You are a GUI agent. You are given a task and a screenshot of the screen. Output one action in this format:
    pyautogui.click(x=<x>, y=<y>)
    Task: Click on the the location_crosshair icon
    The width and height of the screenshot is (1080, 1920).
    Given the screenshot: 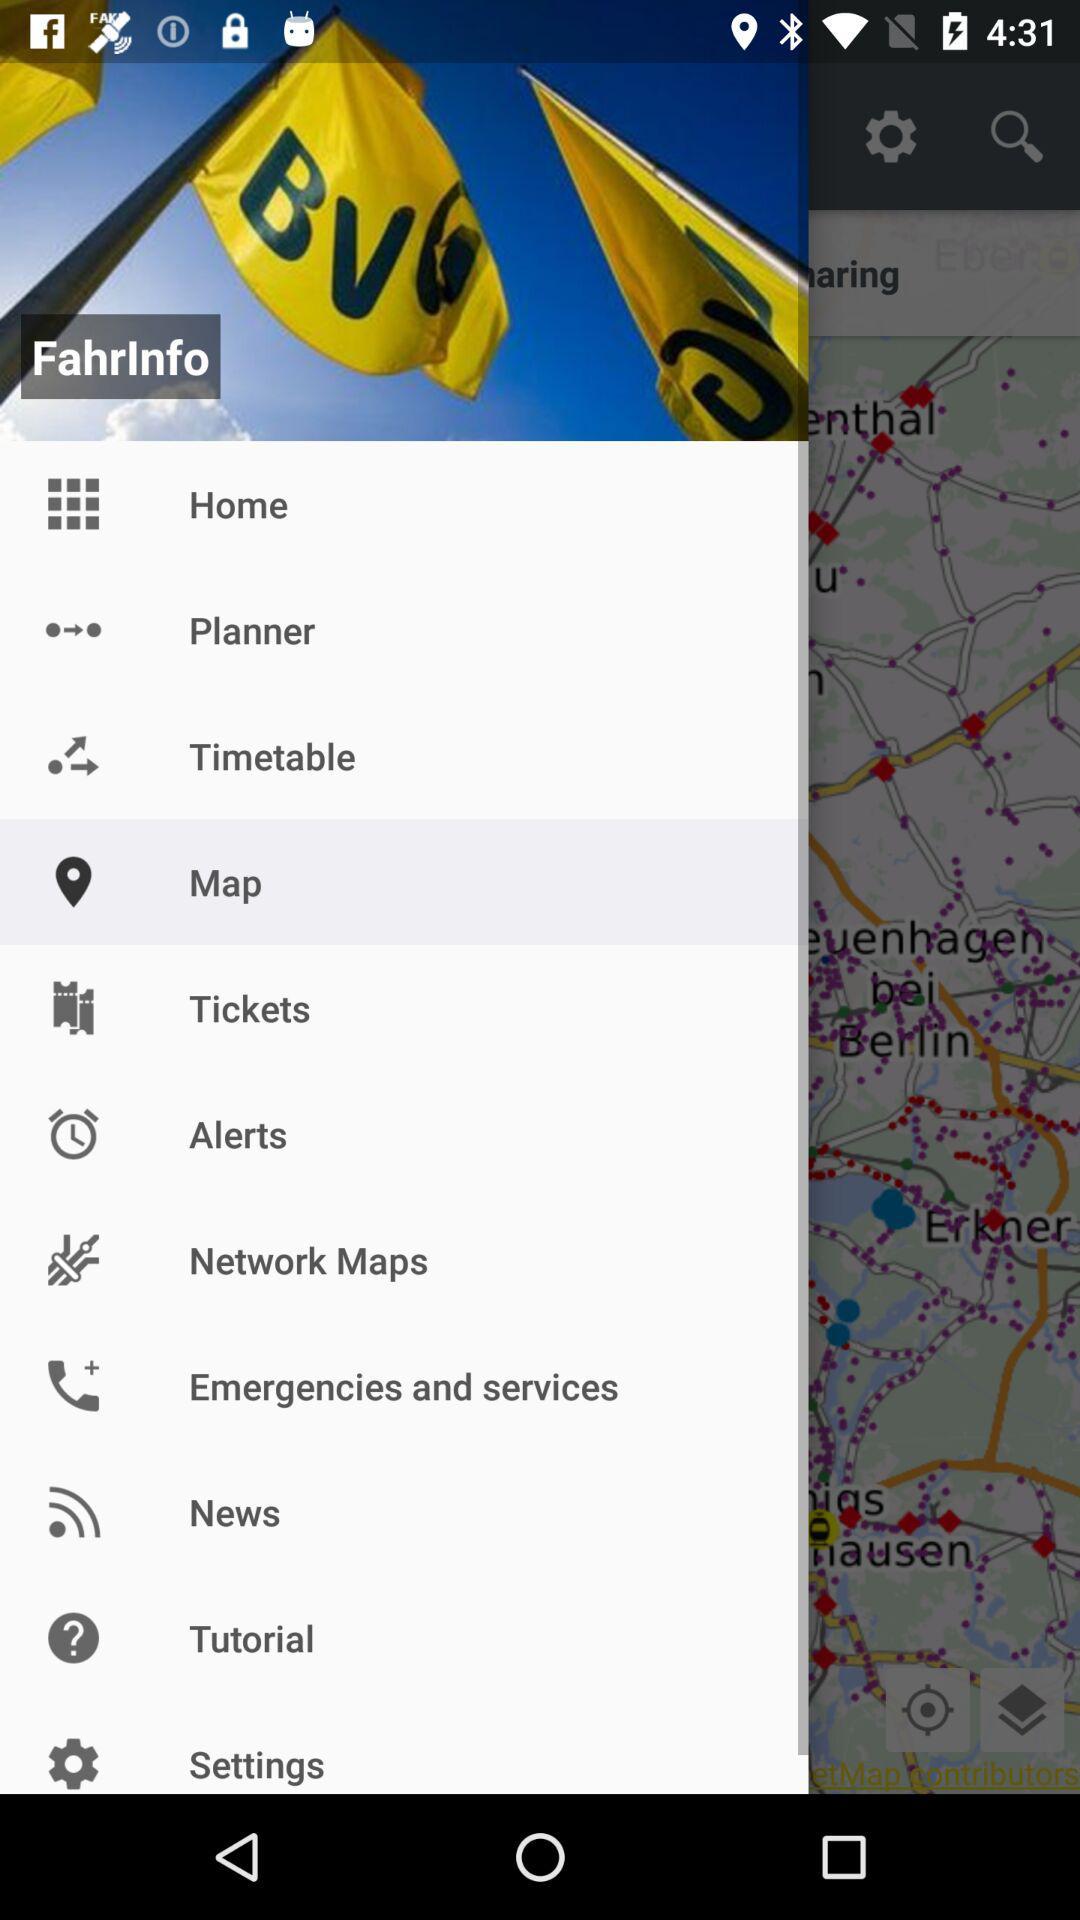 What is the action you would take?
    pyautogui.click(x=927, y=1708)
    